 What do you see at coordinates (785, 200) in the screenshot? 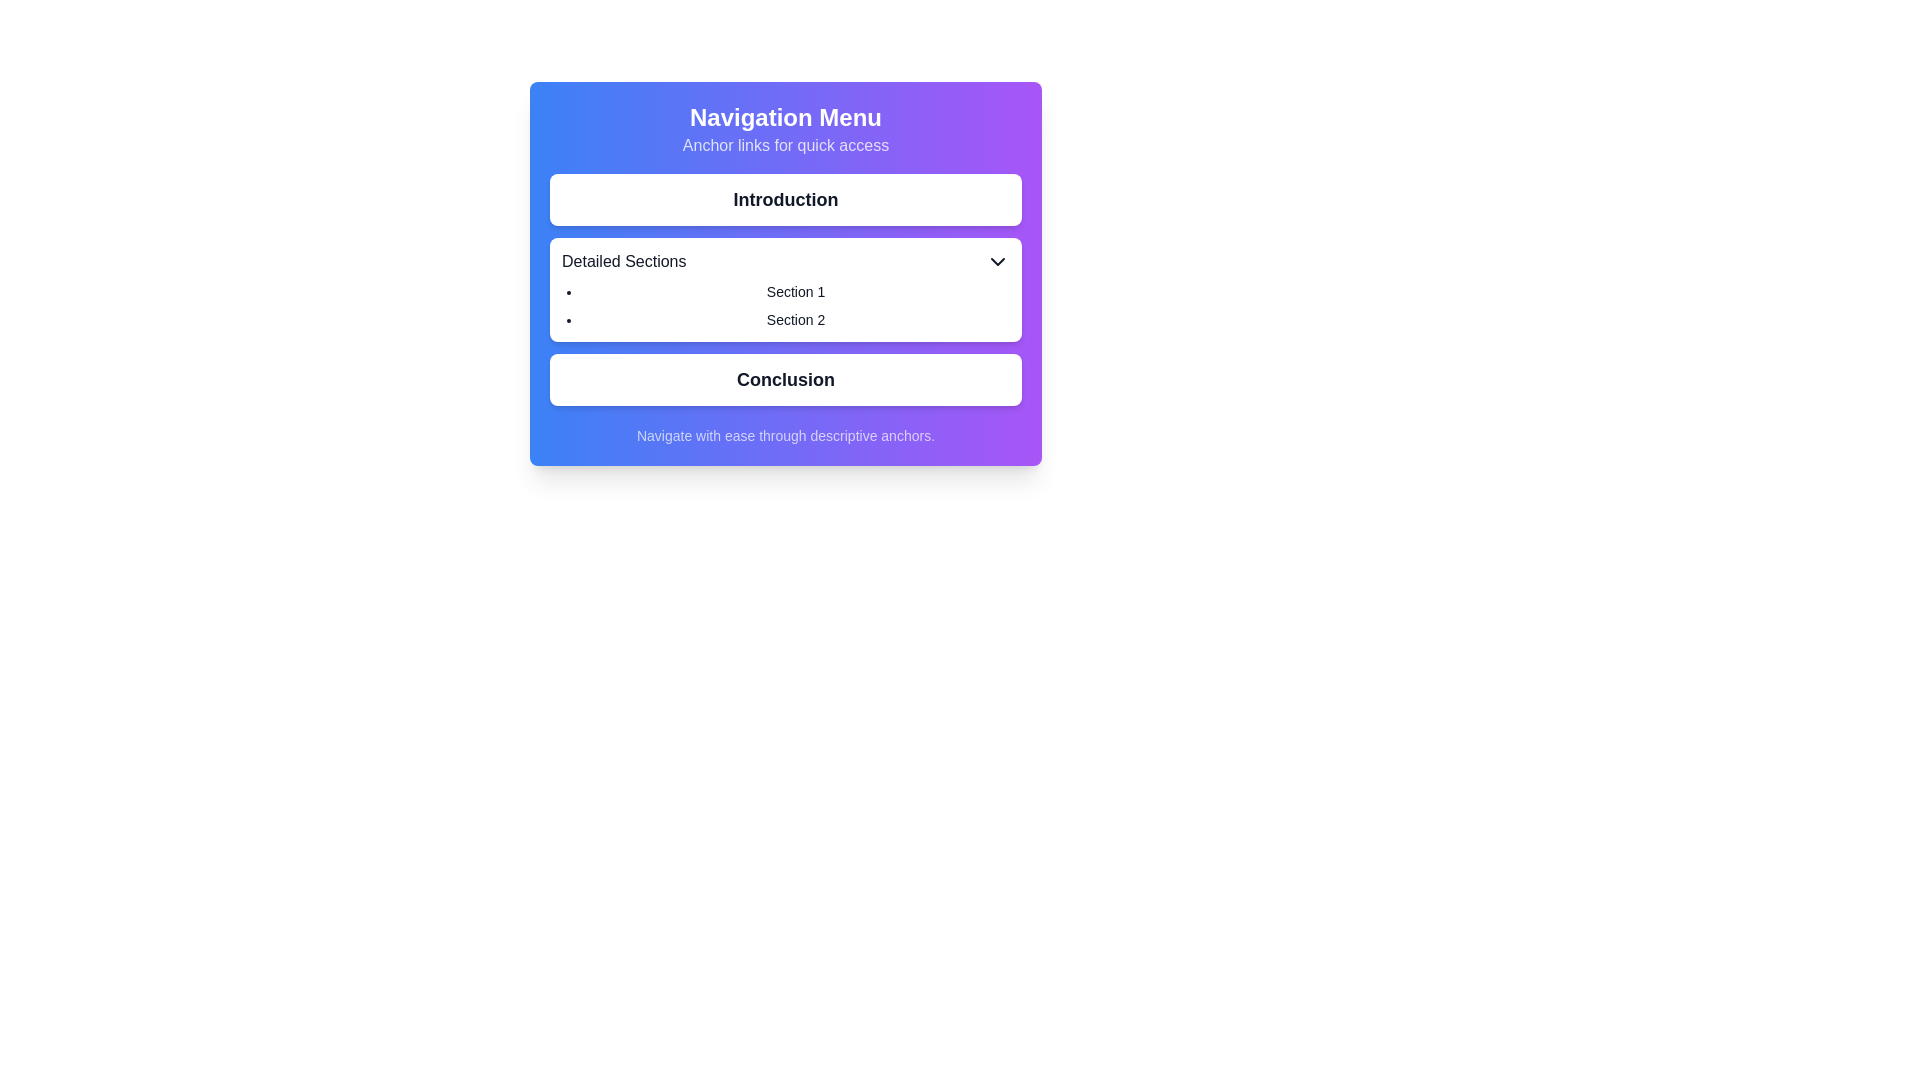
I see `the hyperlink with styled text` at bounding box center [785, 200].